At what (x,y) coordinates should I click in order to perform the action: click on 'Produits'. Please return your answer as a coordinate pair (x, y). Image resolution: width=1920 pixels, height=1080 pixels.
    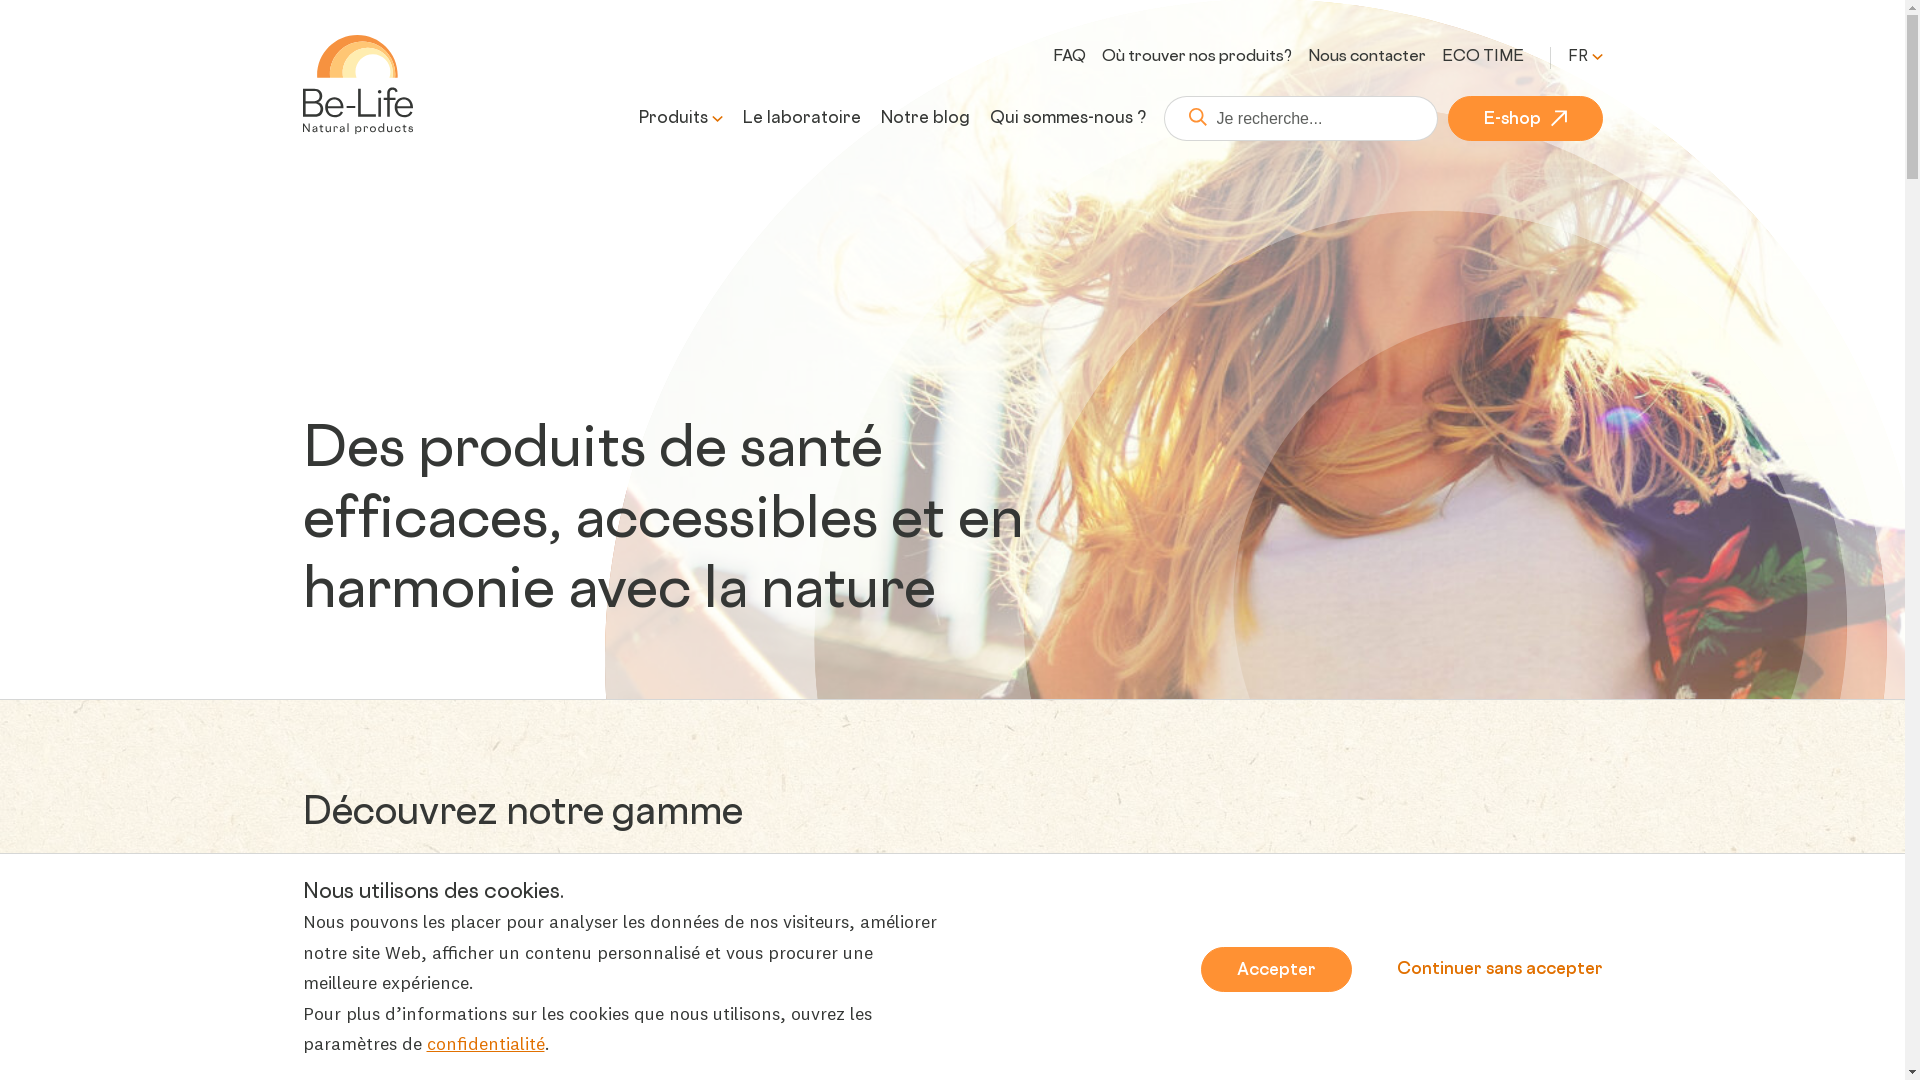
    Looking at the image, I should click on (637, 119).